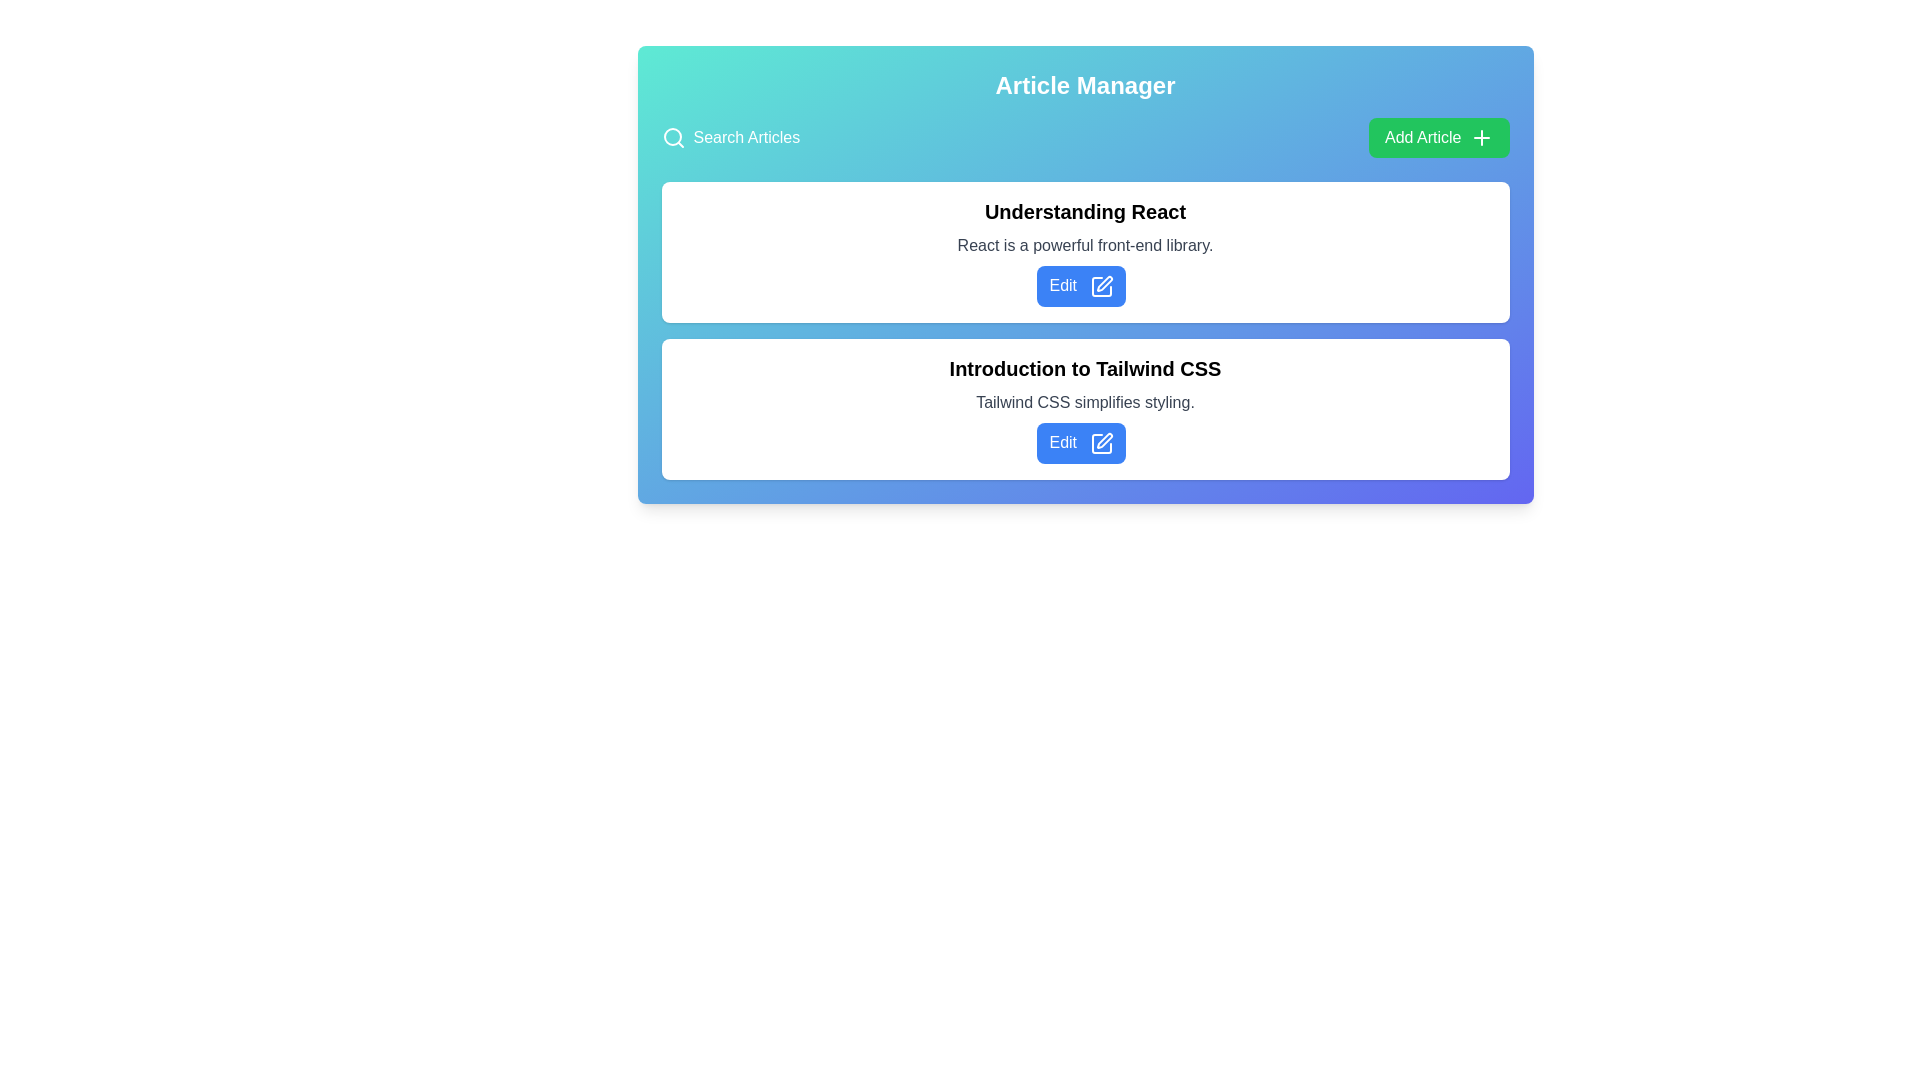 This screenshot has width=1920, height=1080. What do you see at coordinates (1481, 137) in the screenshot?
I see `the plus sign icon within the green 'Add Article' button located in the top-right portion of the interface` at bounding box center [1481, 137].